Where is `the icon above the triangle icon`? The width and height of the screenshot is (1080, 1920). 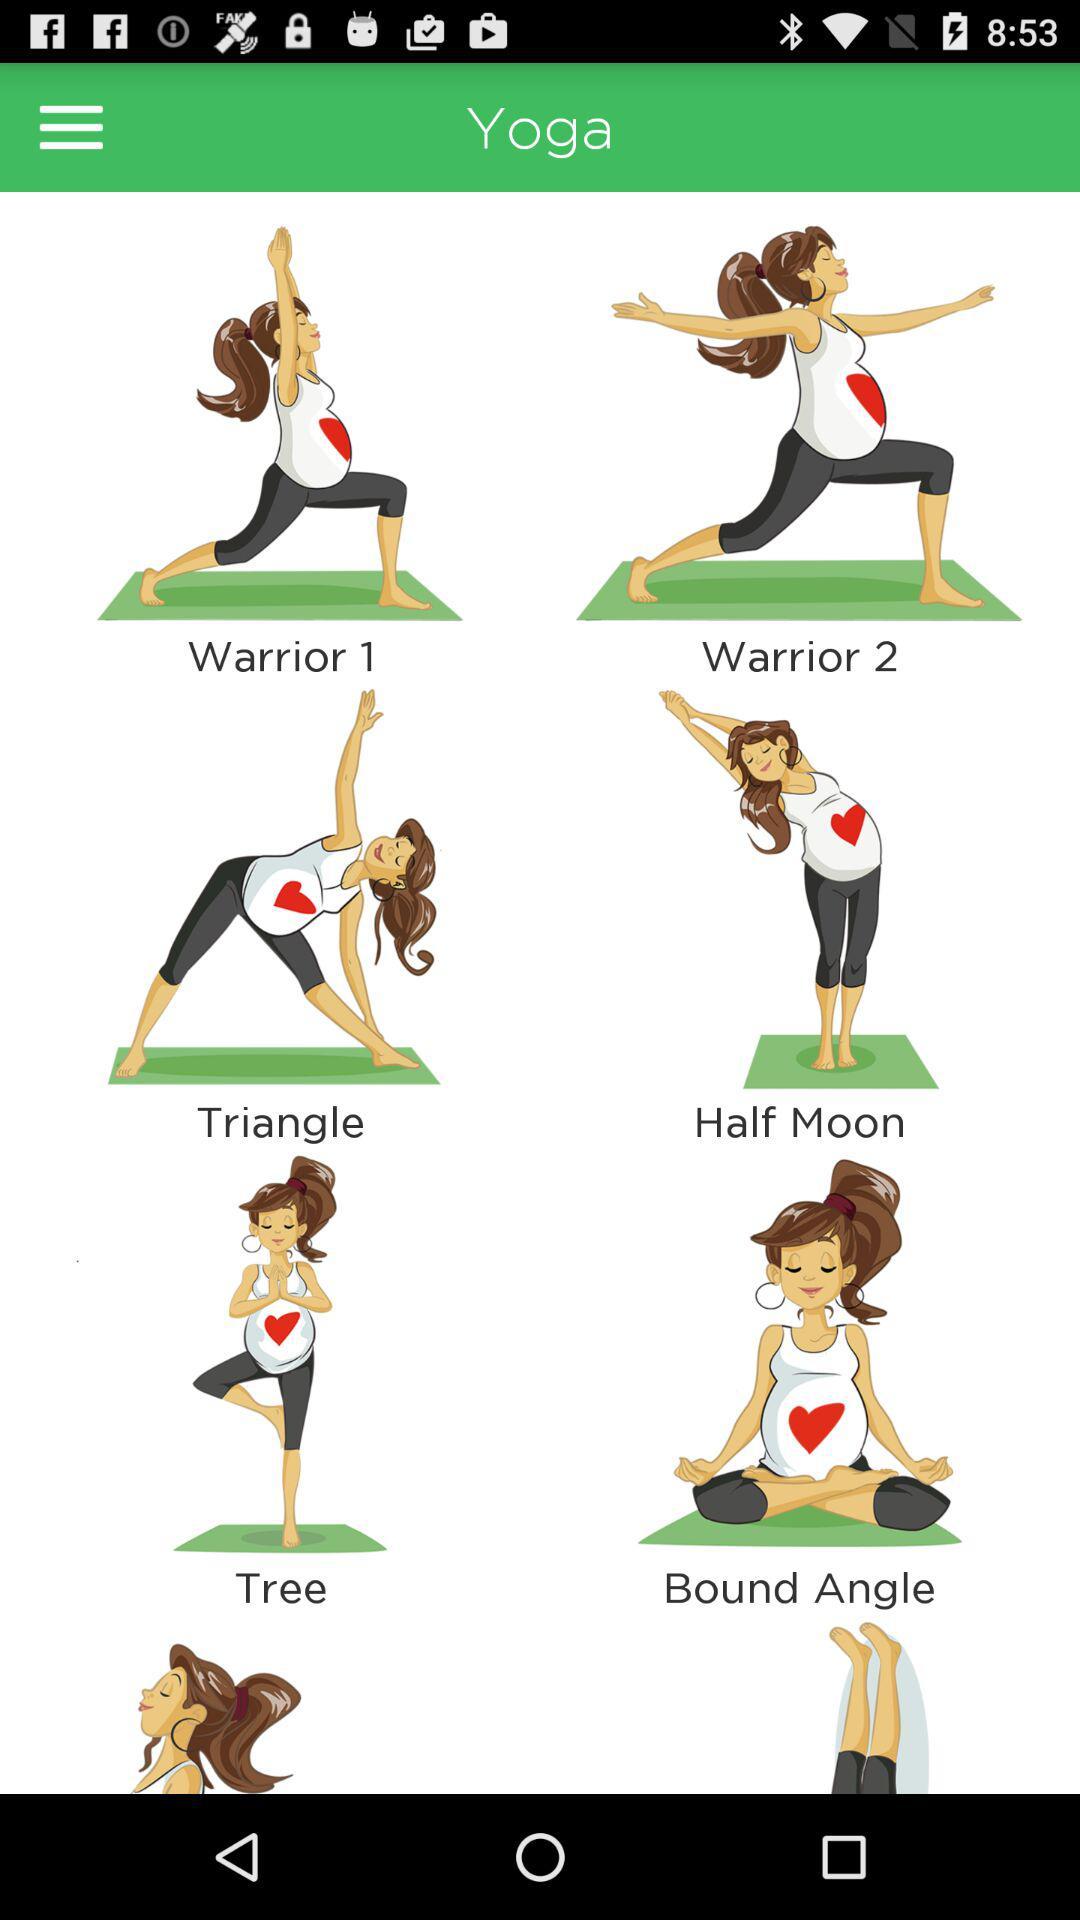 the icon above the triangle icon is located at coordinates (280, 887).